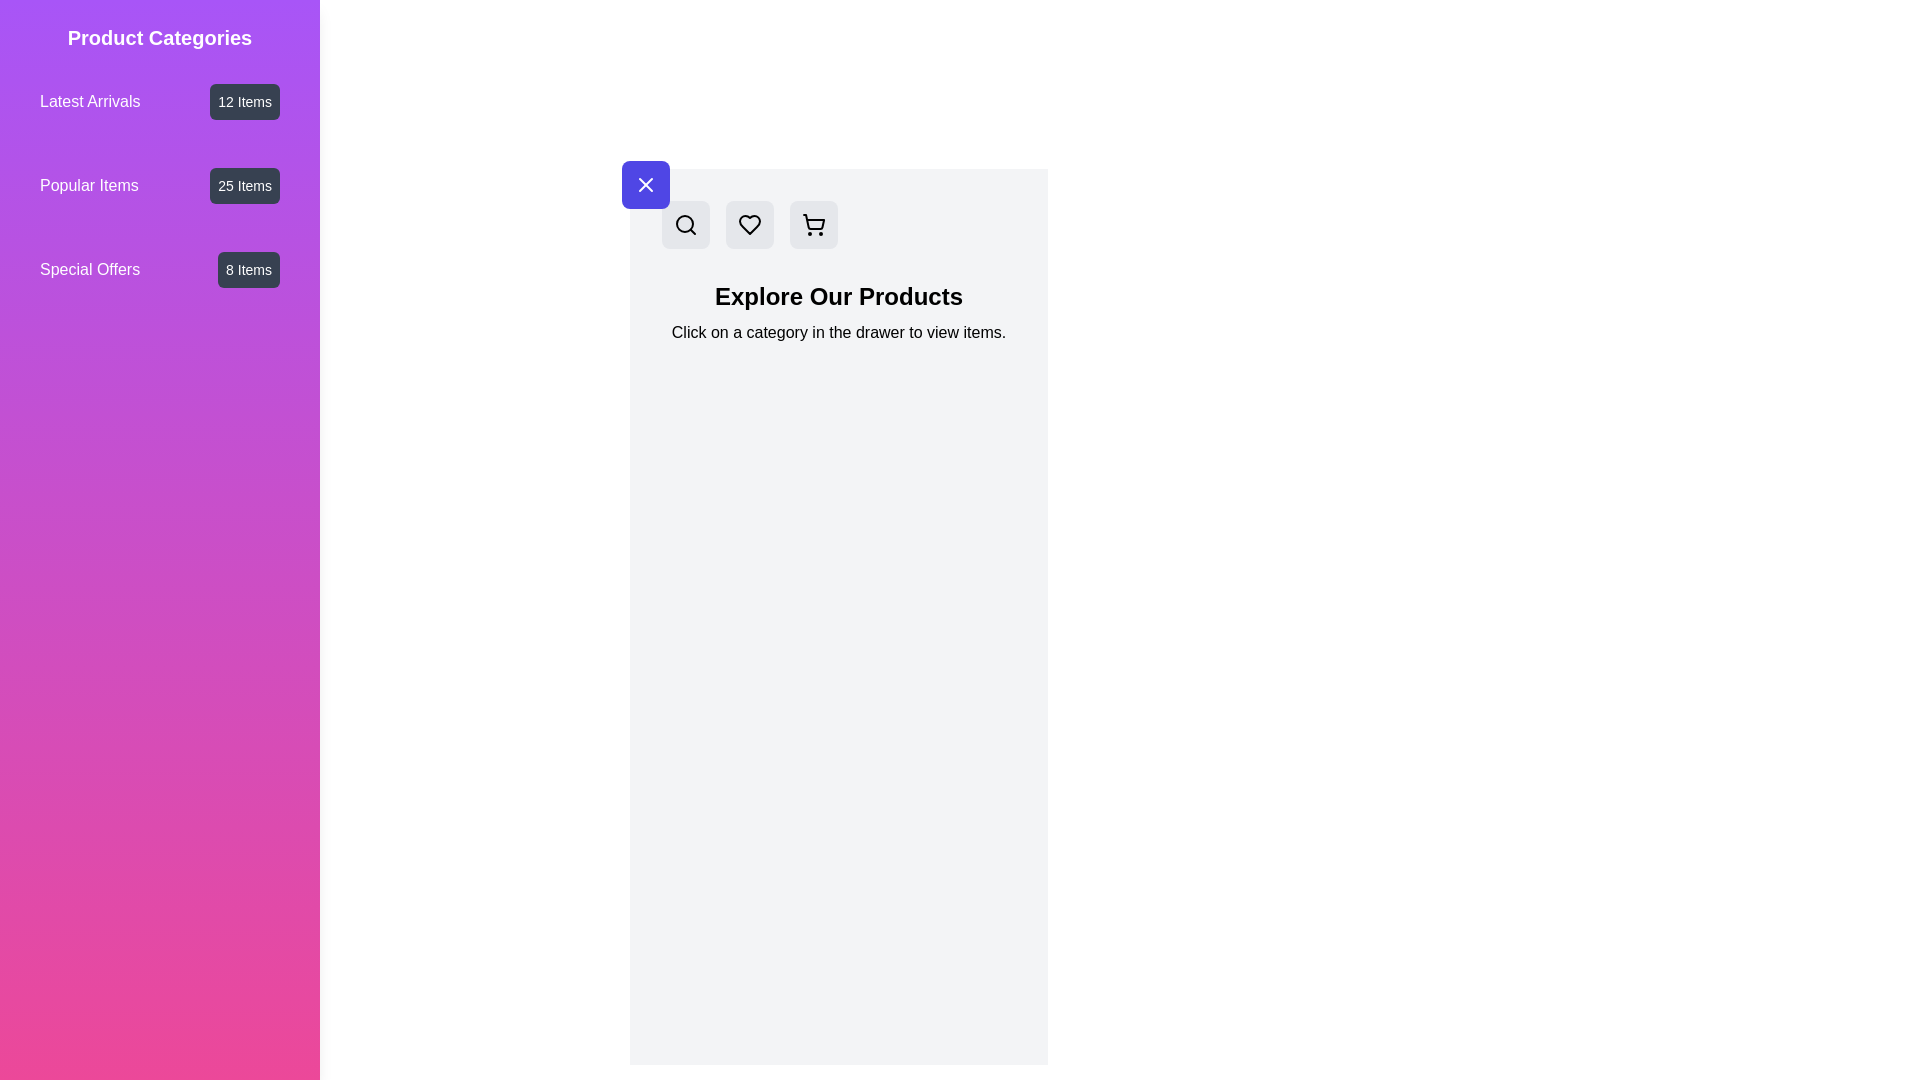 The width and height of the screenshot is (1920, 1080). I want to click on toggle button to toggle the drawer visibility, so click(646, 185).